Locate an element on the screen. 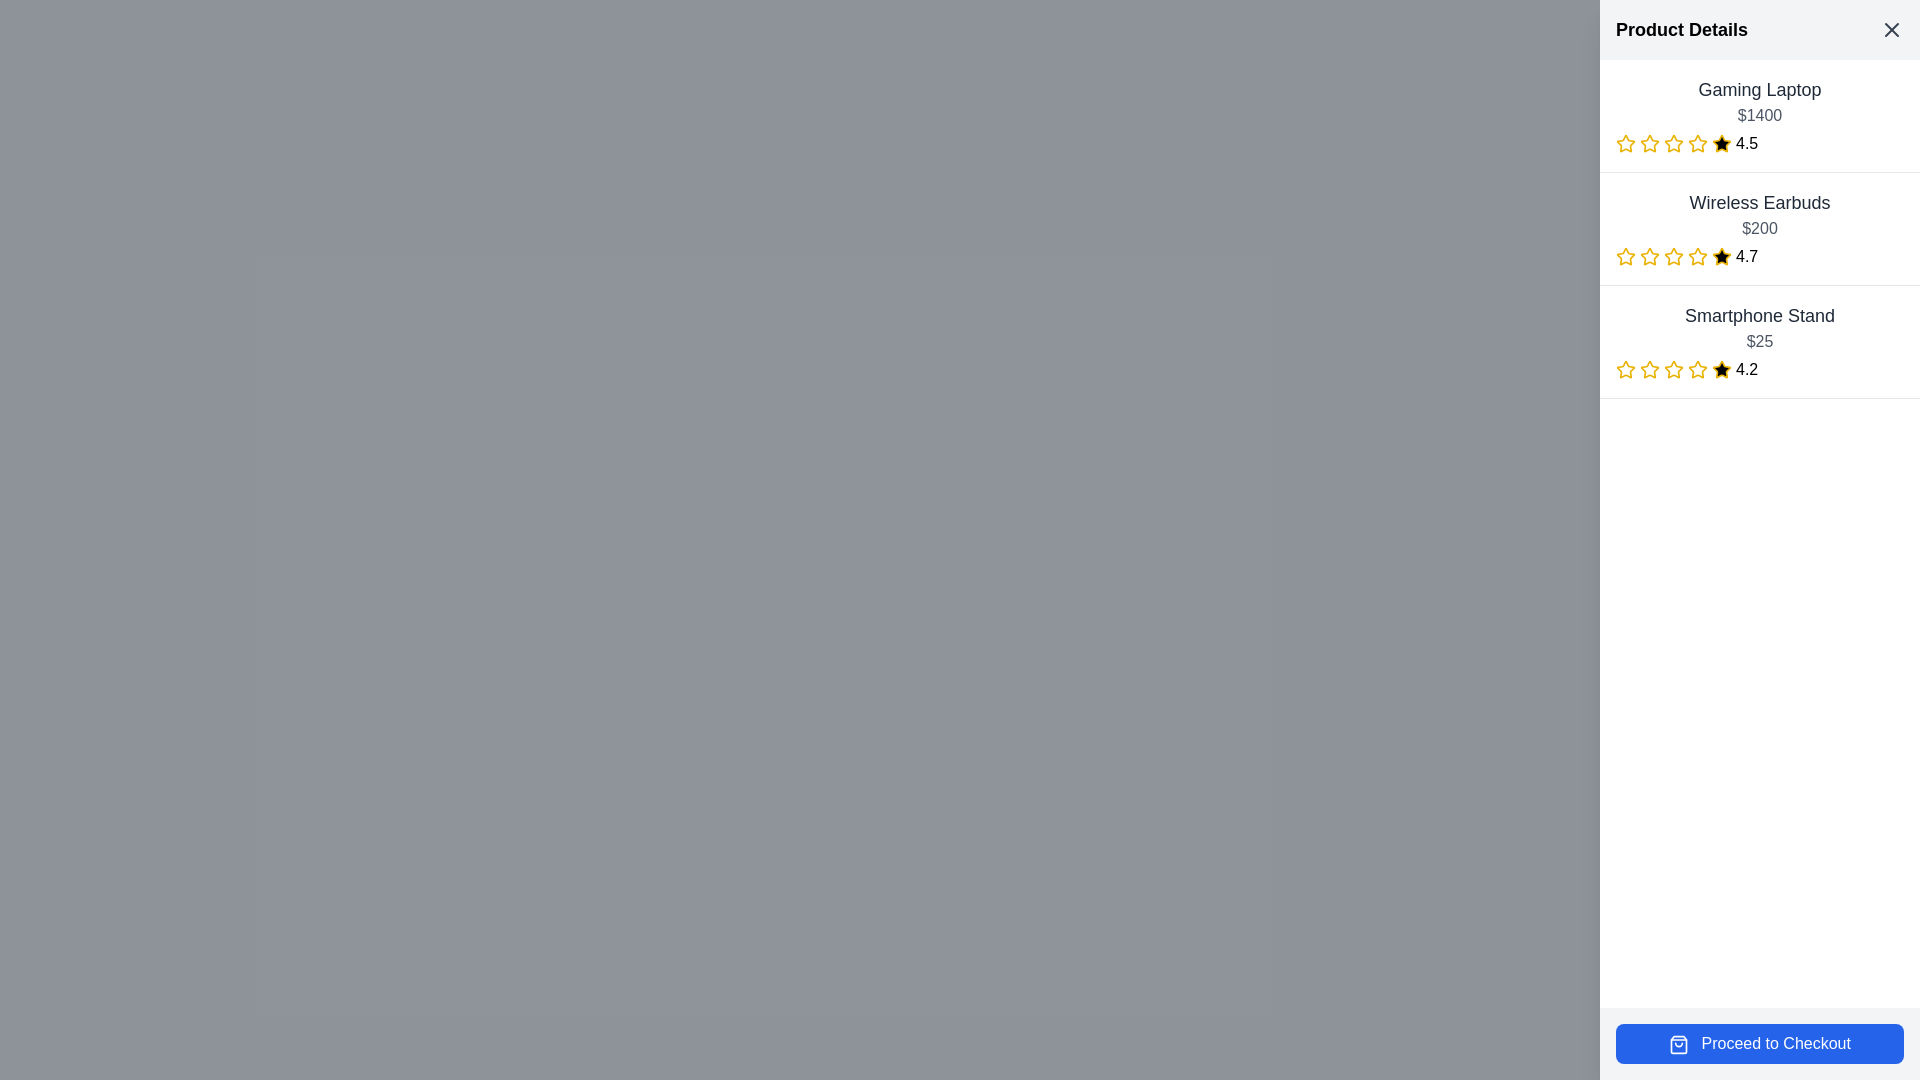  the close button (X symbol) located in the upper-right corner of the 'Product Details' sidebar is located at coordinates (1890, 30).